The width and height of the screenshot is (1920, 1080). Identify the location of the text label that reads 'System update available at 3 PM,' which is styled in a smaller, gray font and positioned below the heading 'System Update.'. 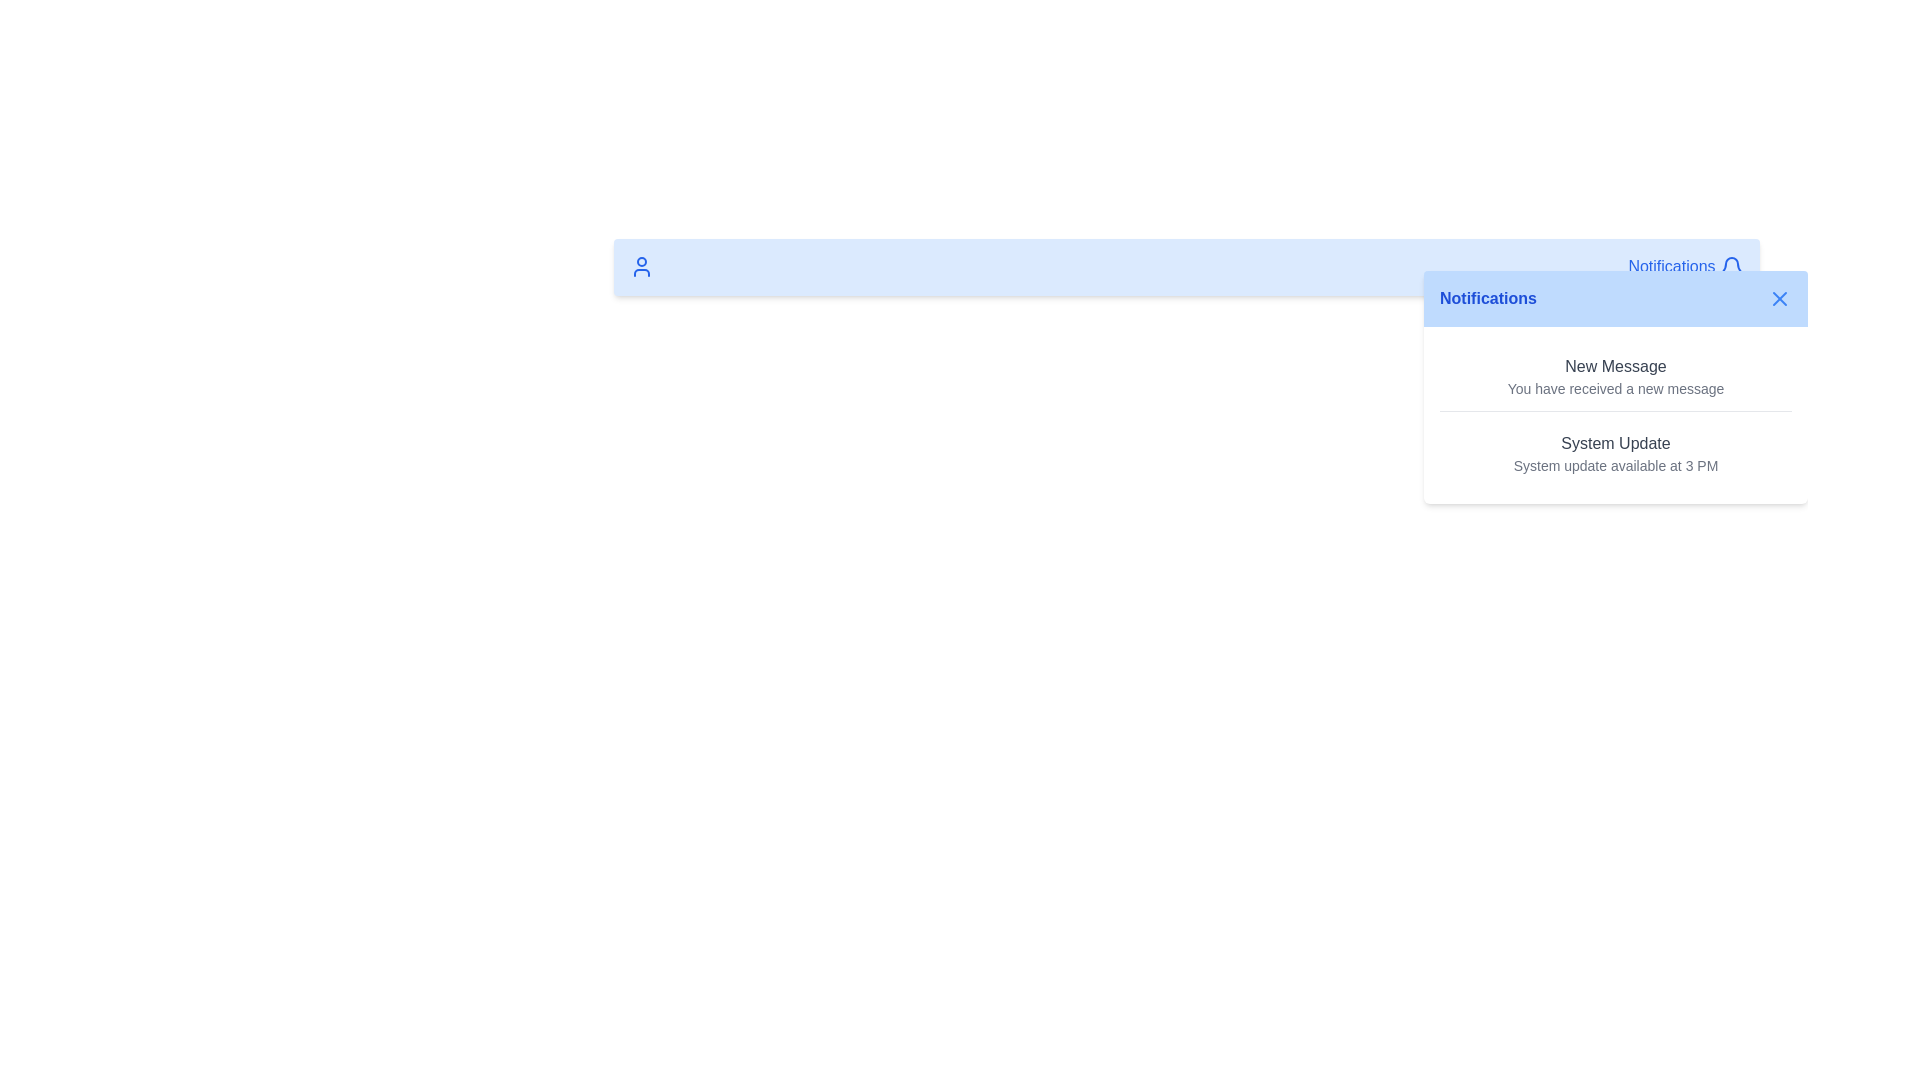
(1616, 466).